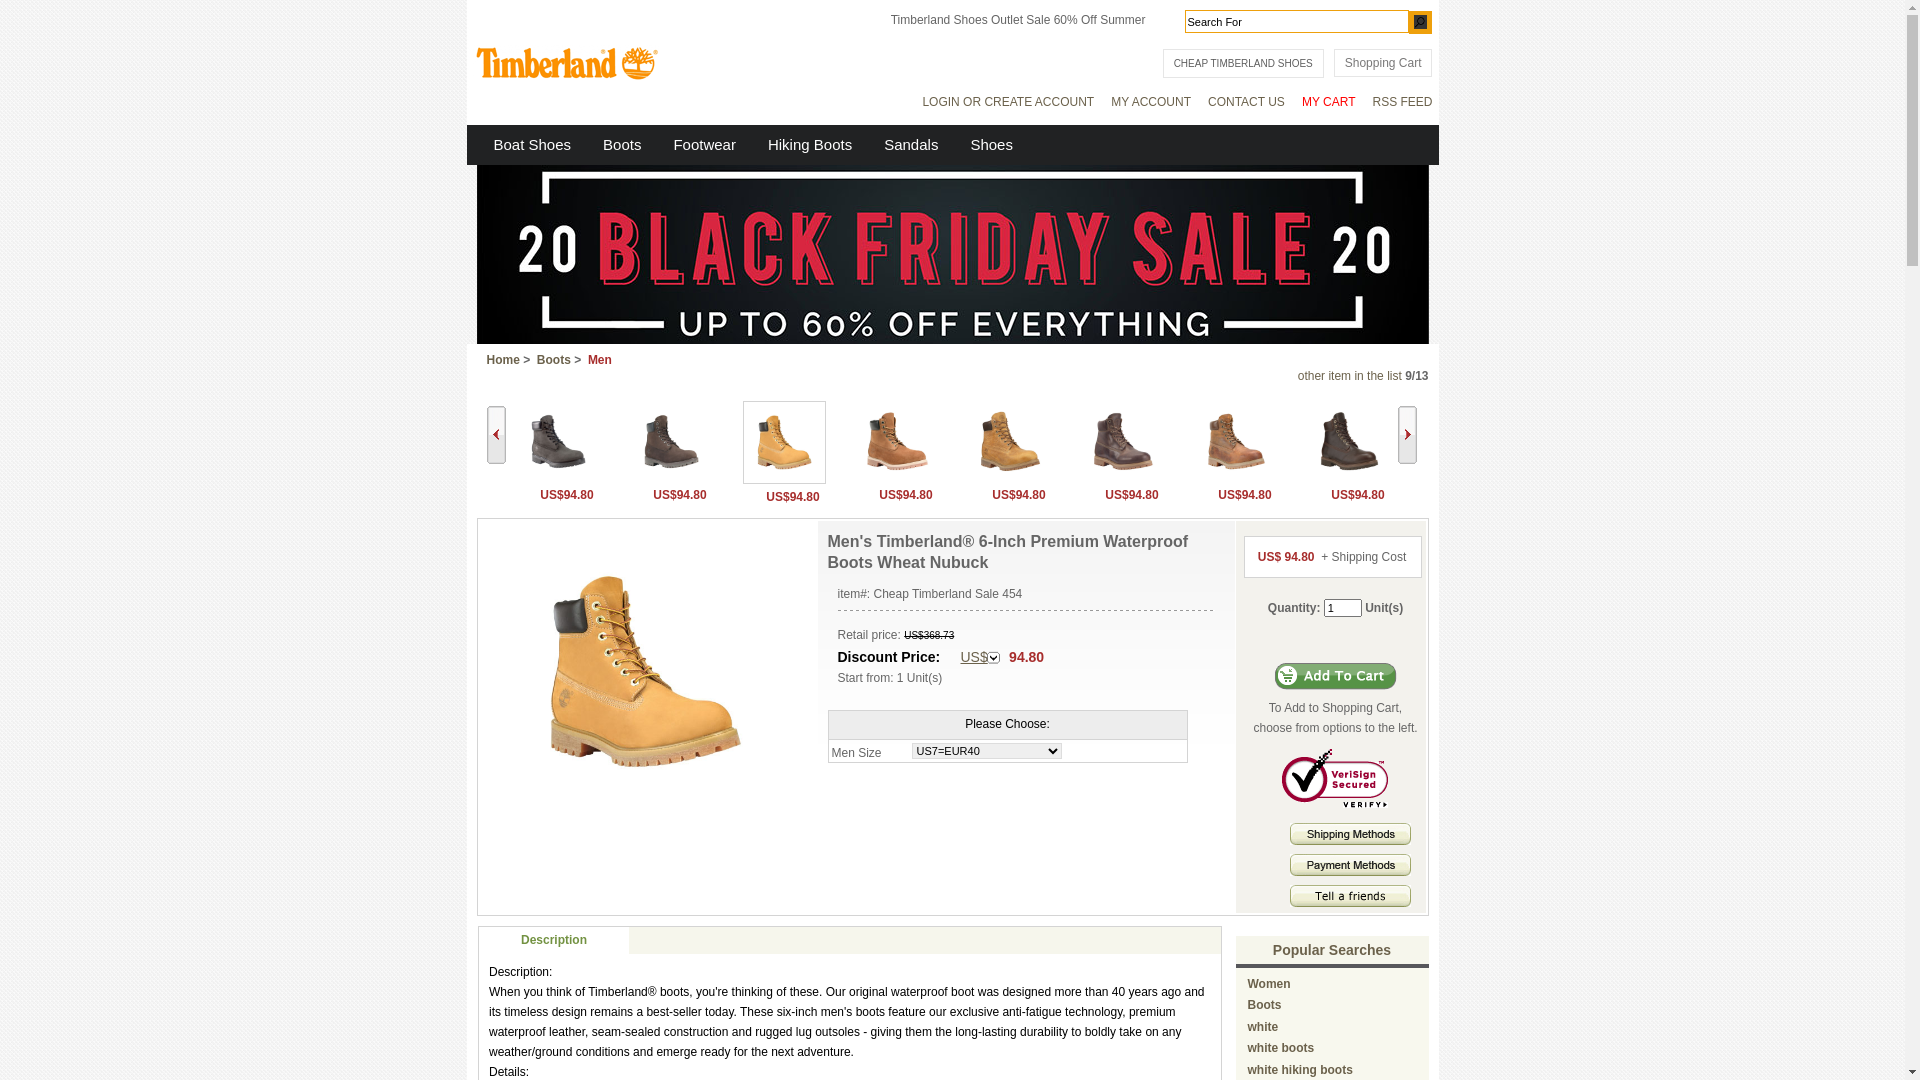  Describe the element at coordinates (1350, 833) in the screenshot. I see `' Shipping Methods '` at that location.